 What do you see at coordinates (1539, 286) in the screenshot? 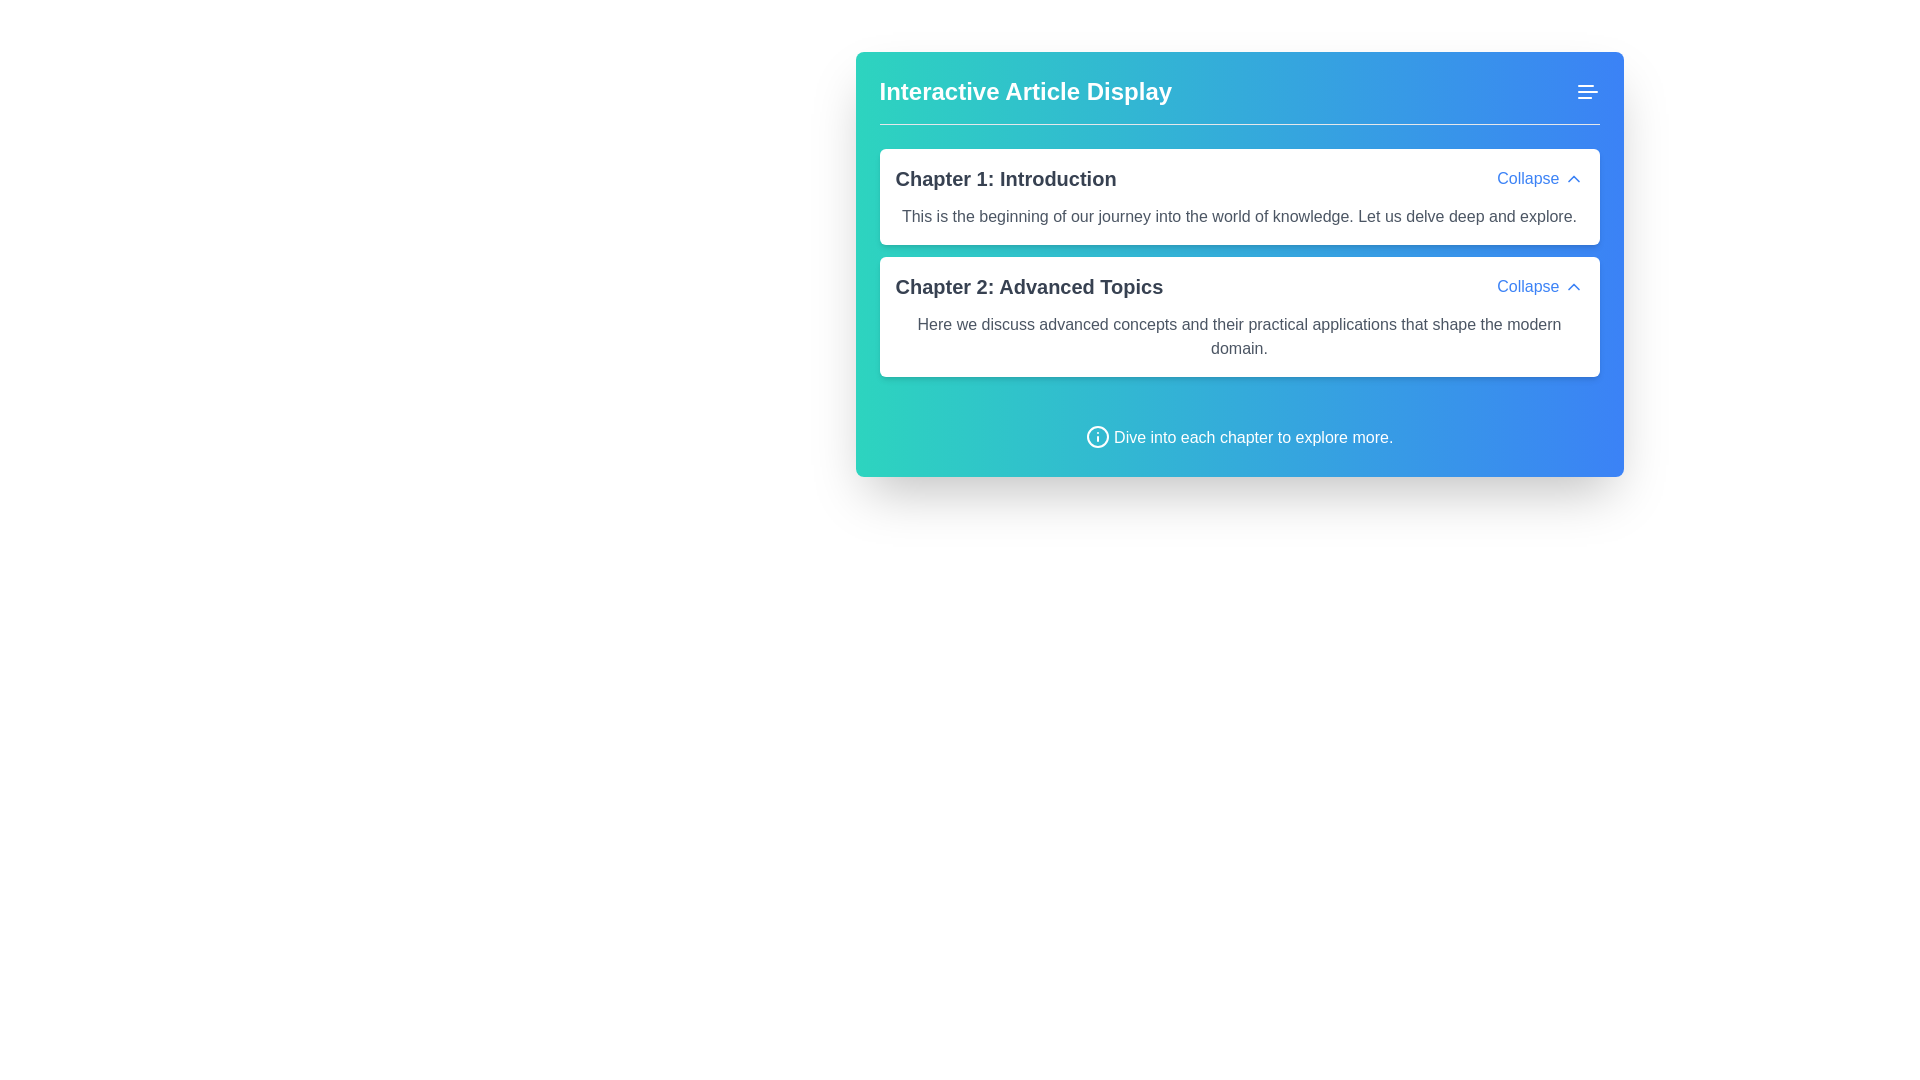
I see `the blue 'Collapse' button with an upward-facing arrow icon located at the right side of the 'Chapter 2: Advanced Topics' section header` at bounding box center [1539, 286].